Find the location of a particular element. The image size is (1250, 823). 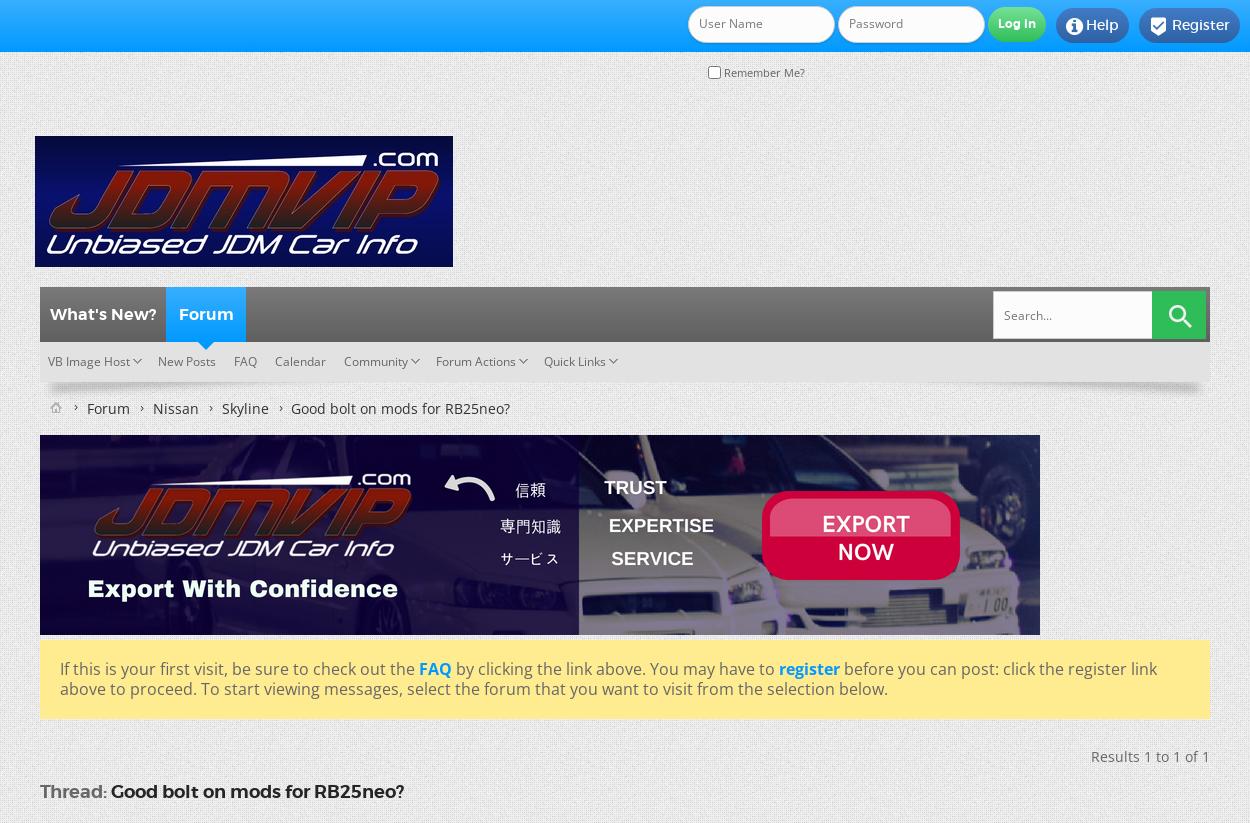

'New Posts' is located at coordinates (158, 360).